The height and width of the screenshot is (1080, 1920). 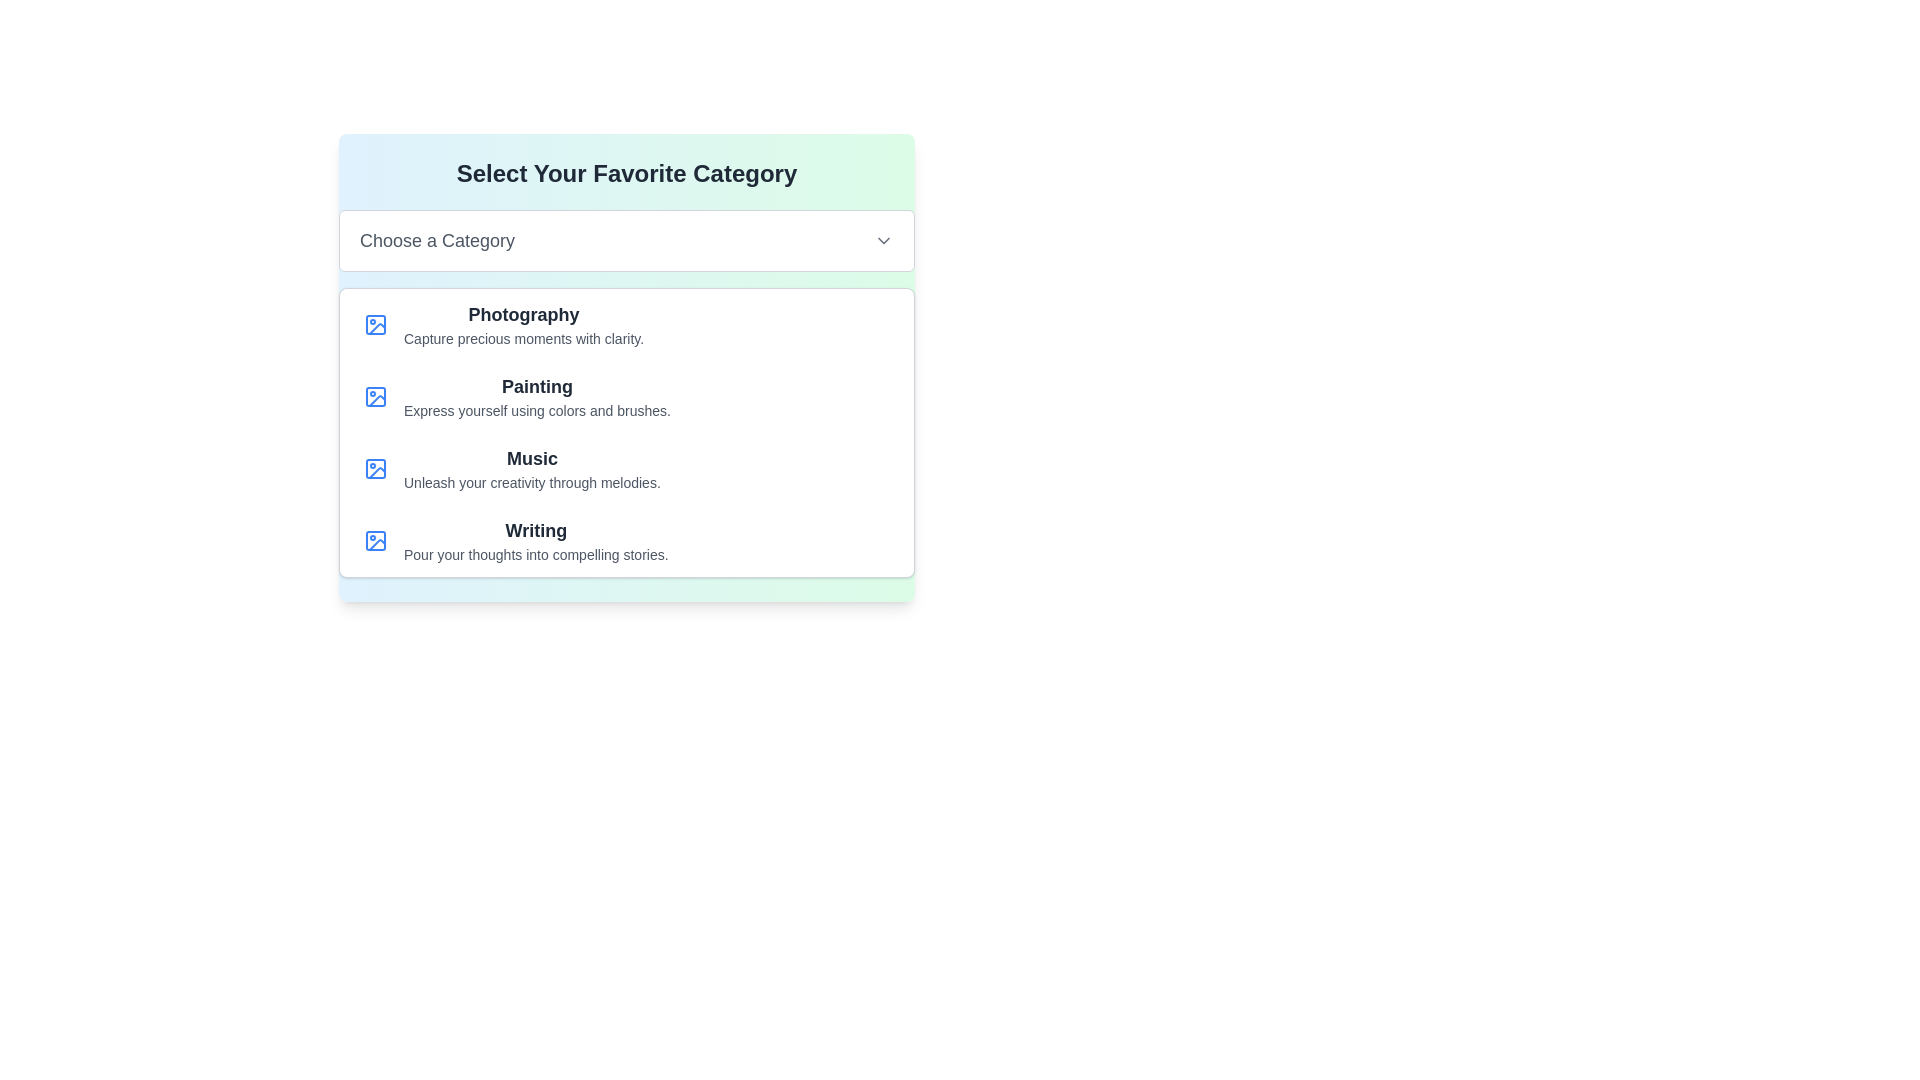 I want to click on descriptive text located below the bolded title 'Painting' within the category card to understand the details about the category, so click(x=537, y=410).